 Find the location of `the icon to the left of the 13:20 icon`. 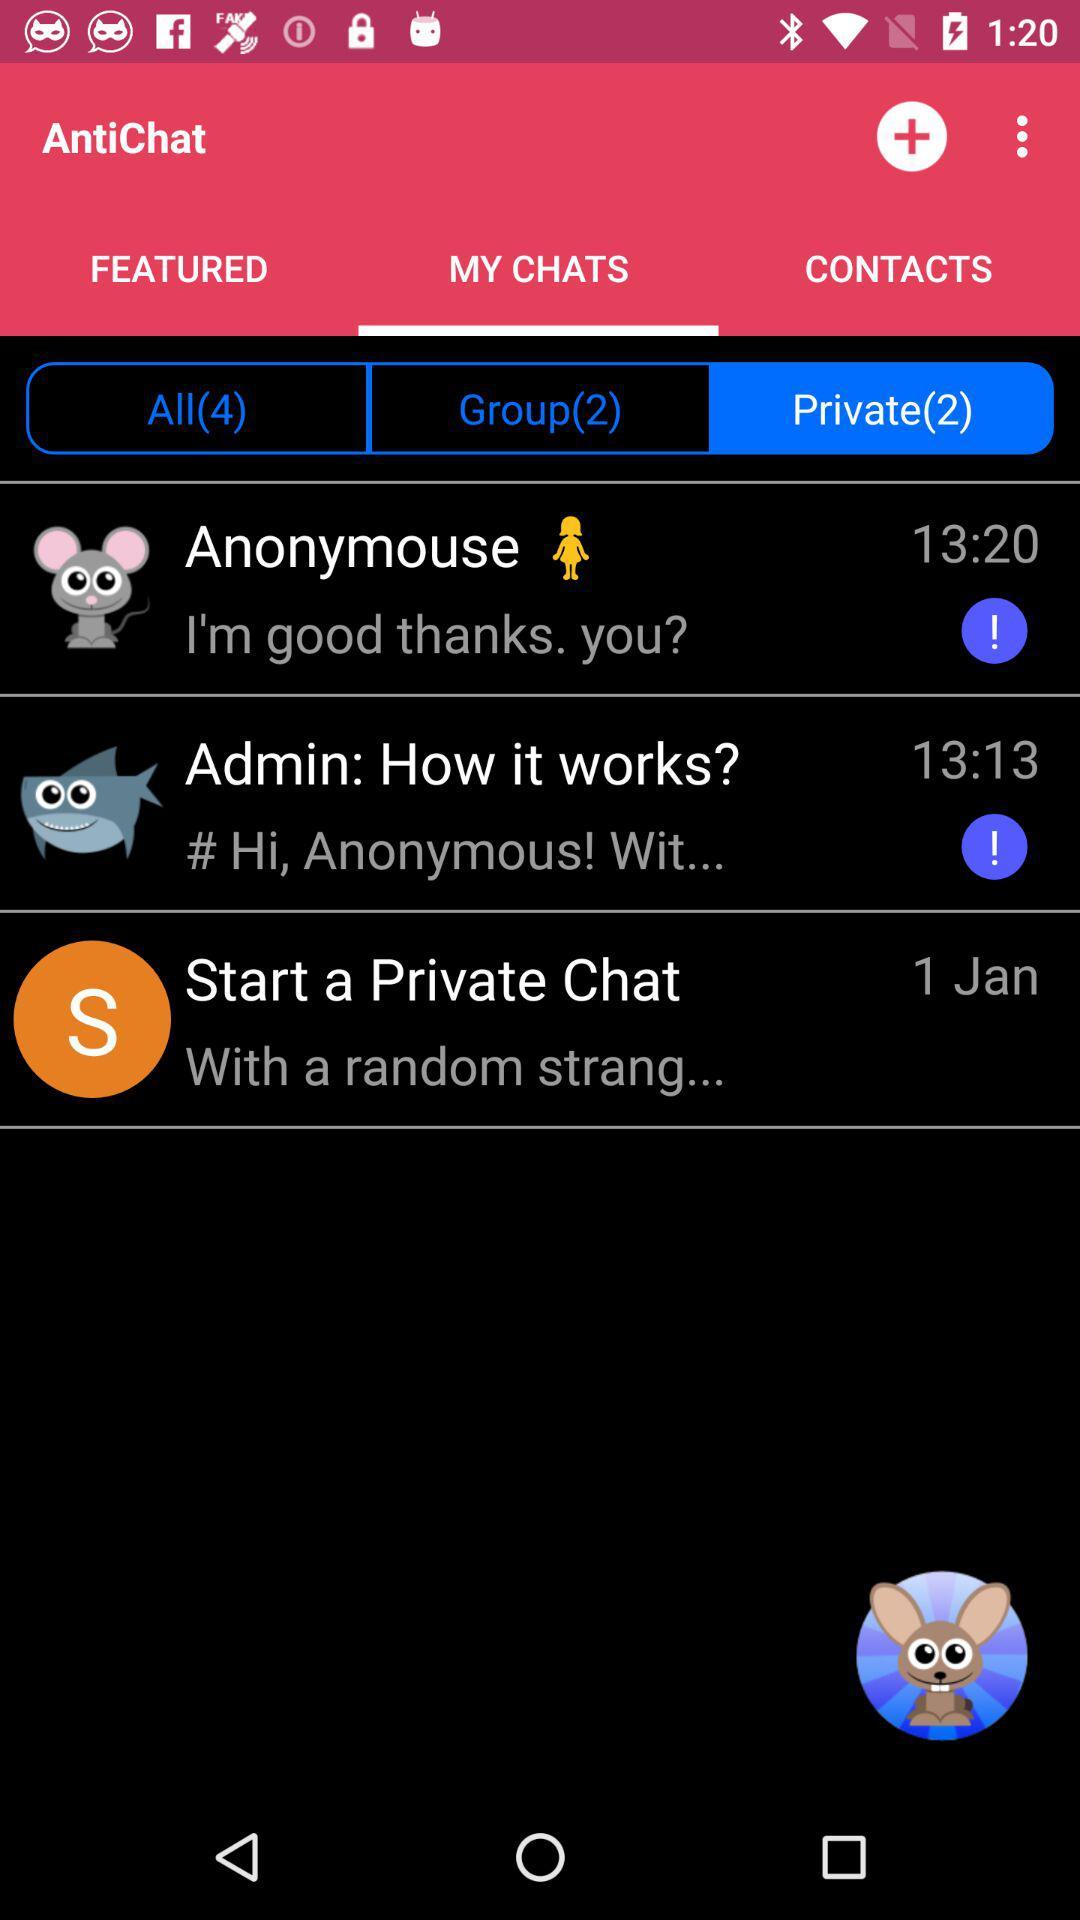

the icon to the left of the 13:20 icon is located at coordinates (402, 545).